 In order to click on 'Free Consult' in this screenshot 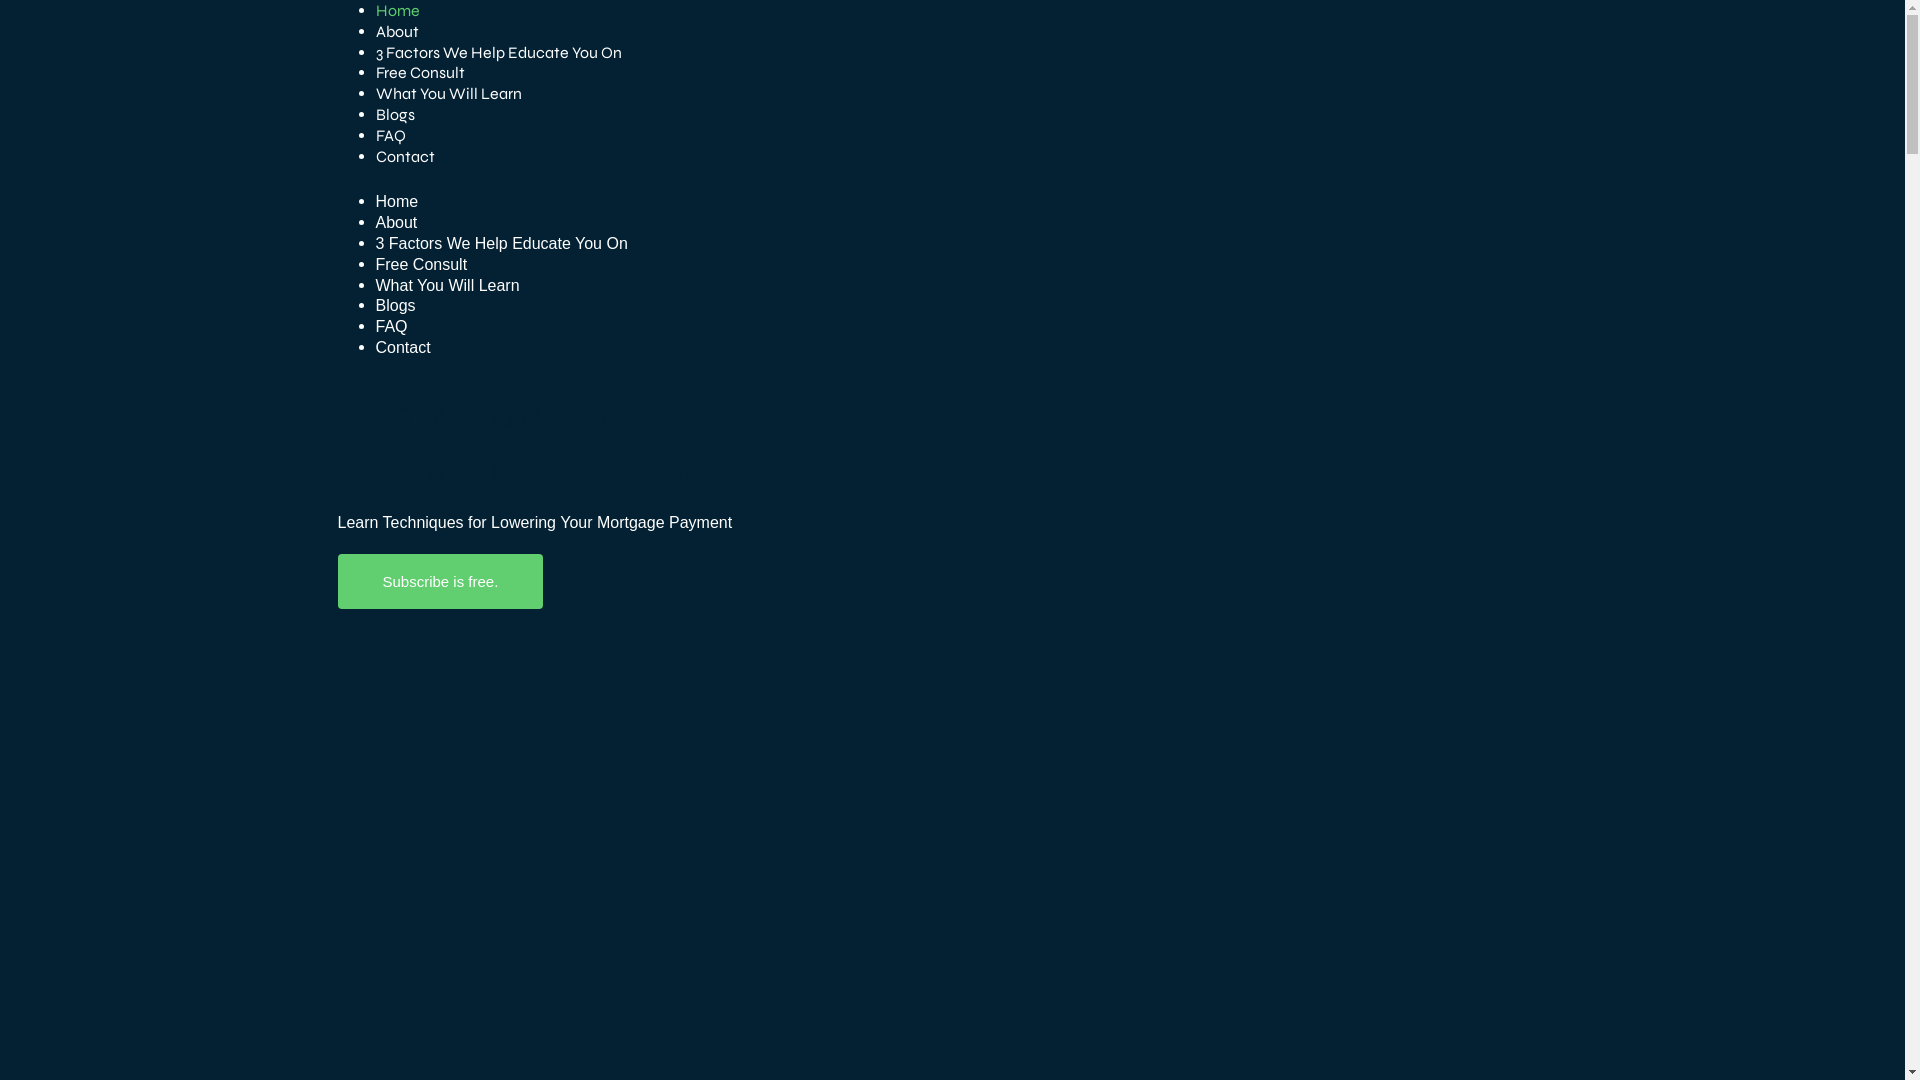, I will do `click(375, 263)`.